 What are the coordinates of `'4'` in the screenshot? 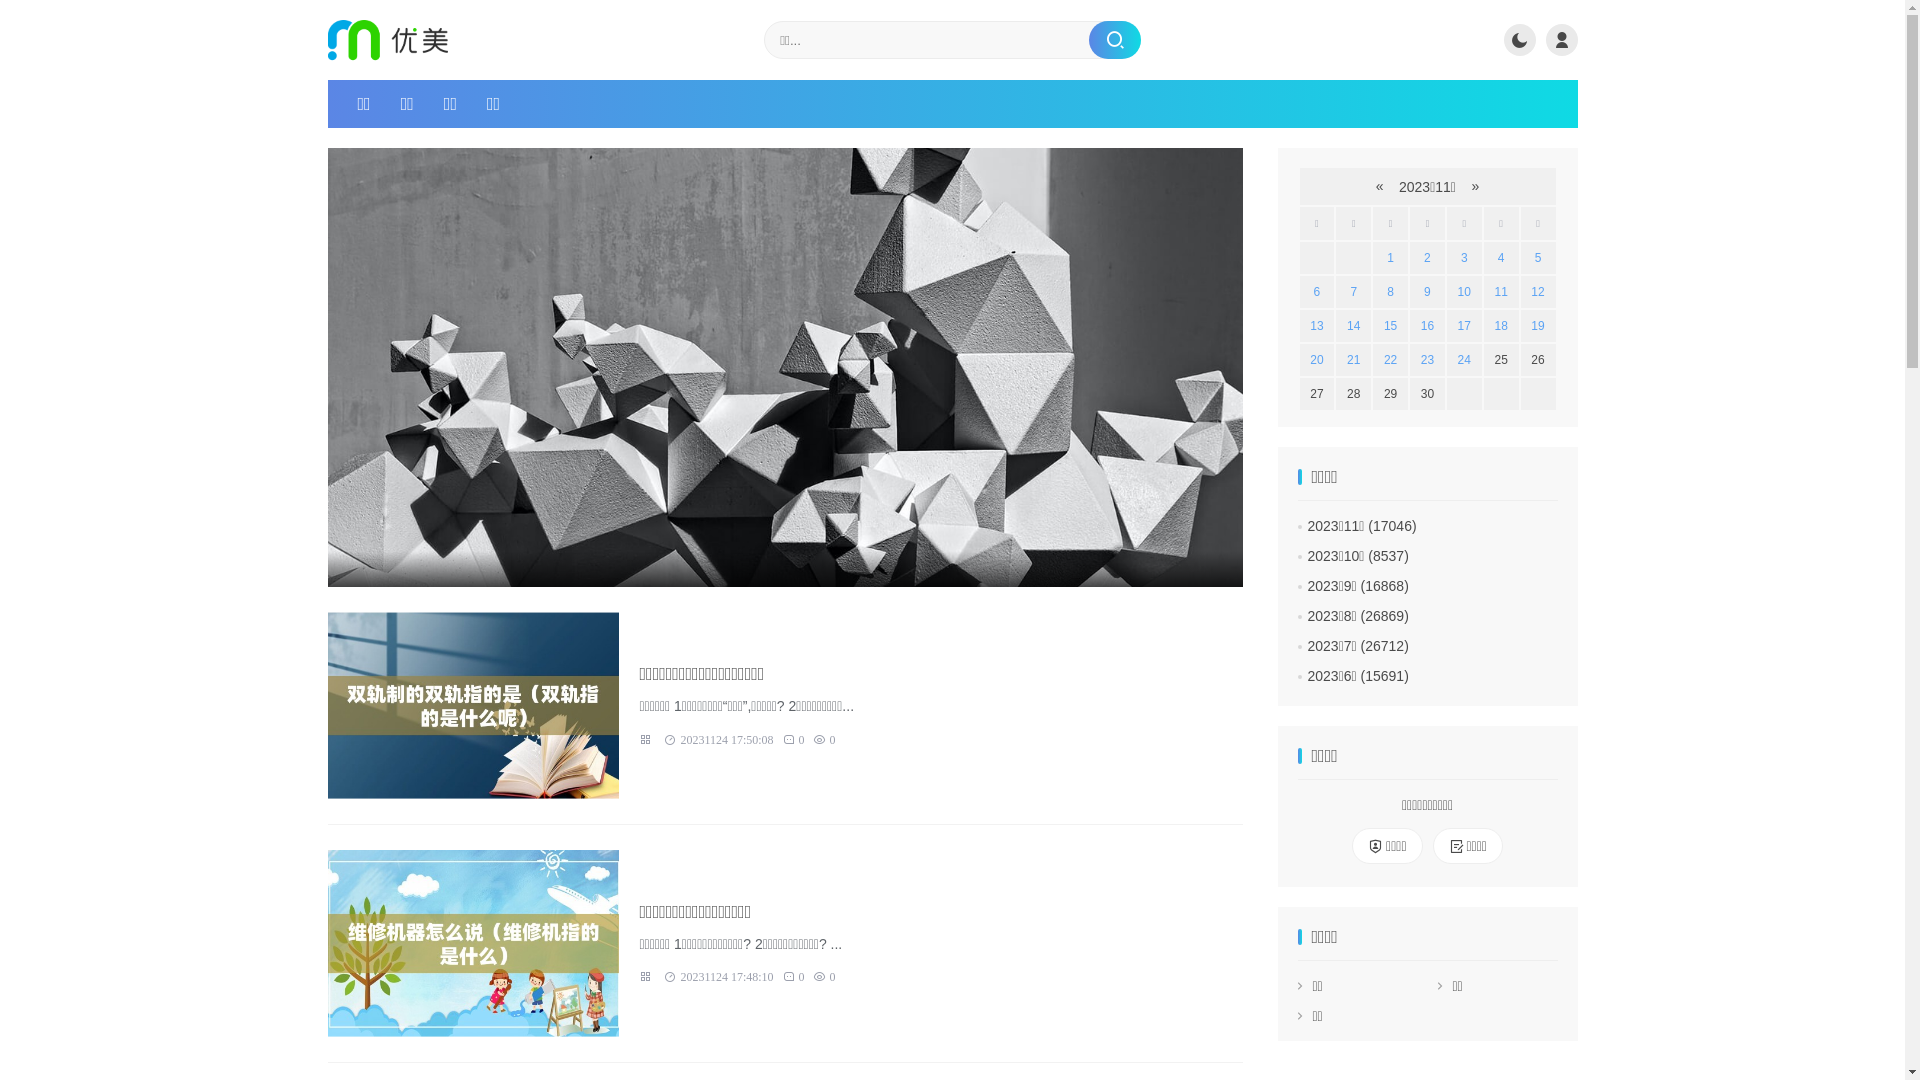 It's located at (1501, 257).